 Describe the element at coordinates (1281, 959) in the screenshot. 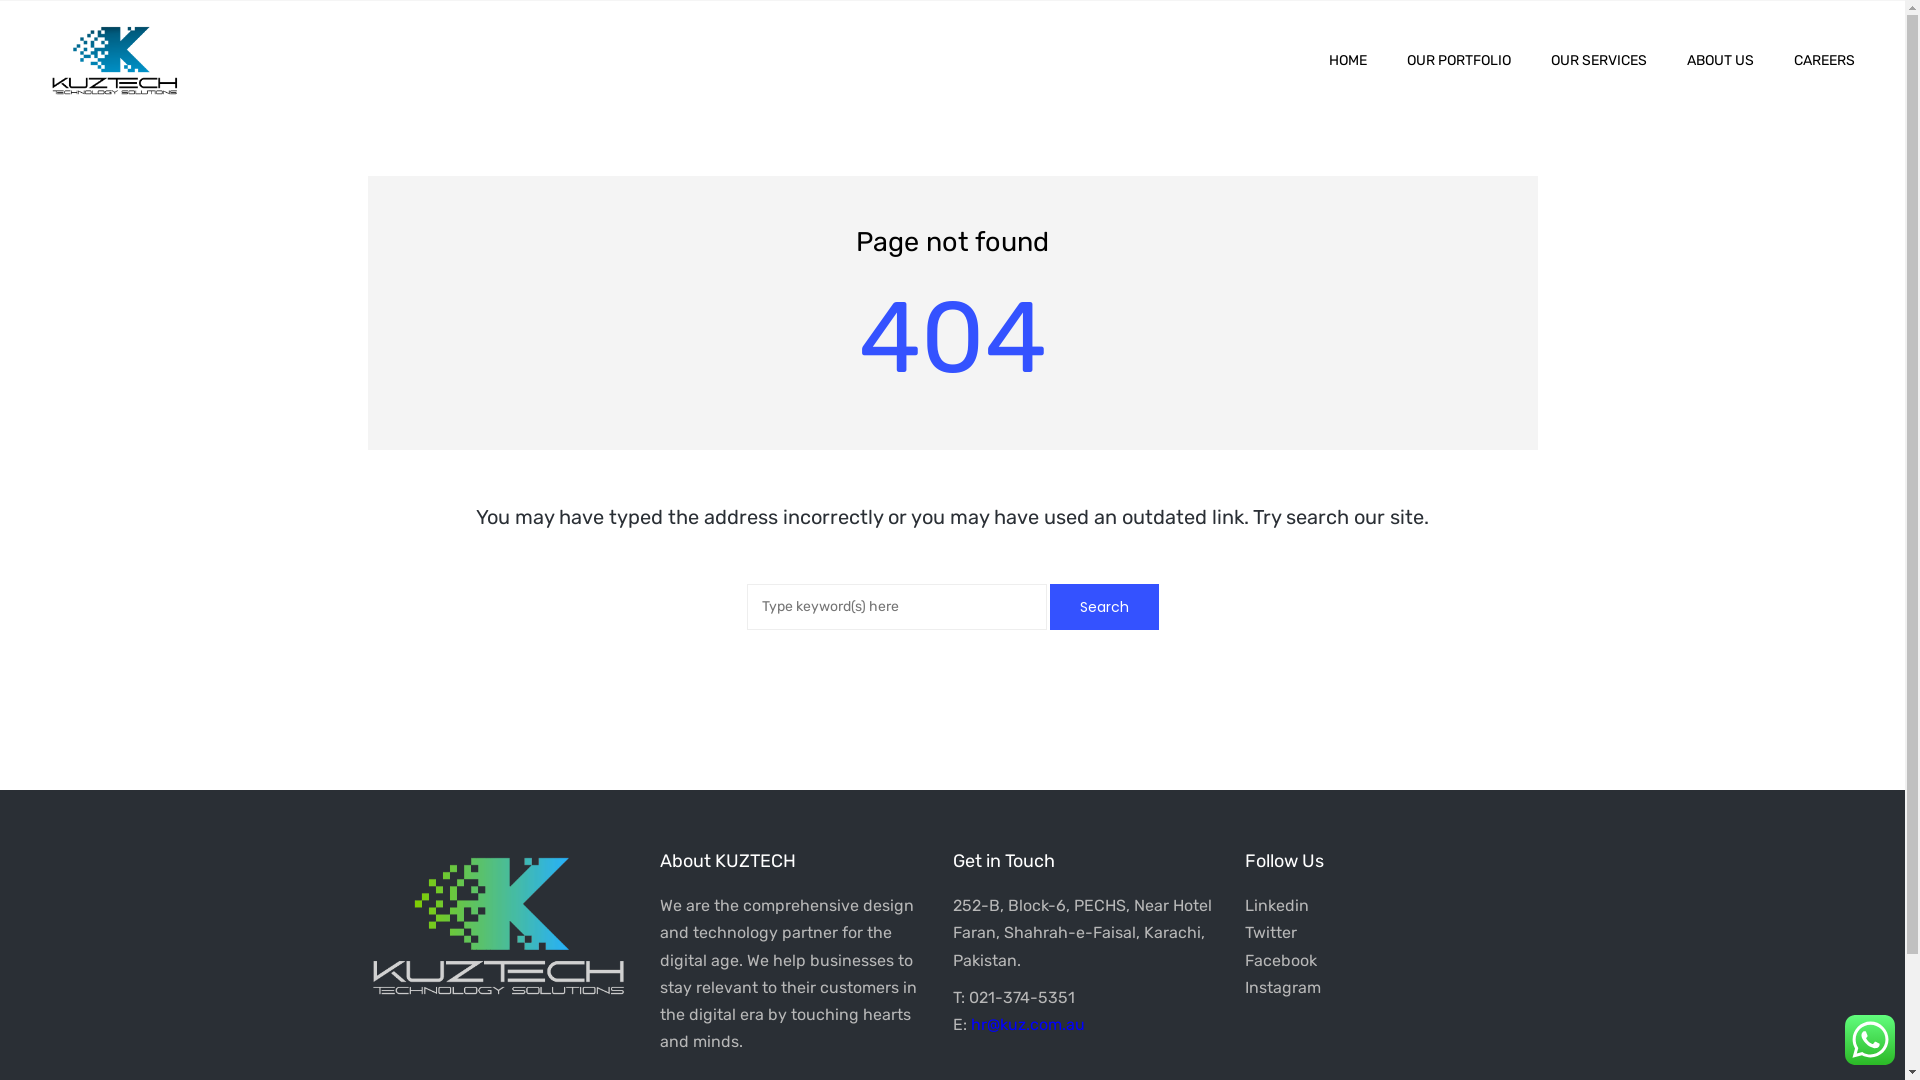

I see `'Facebook'` at that location.